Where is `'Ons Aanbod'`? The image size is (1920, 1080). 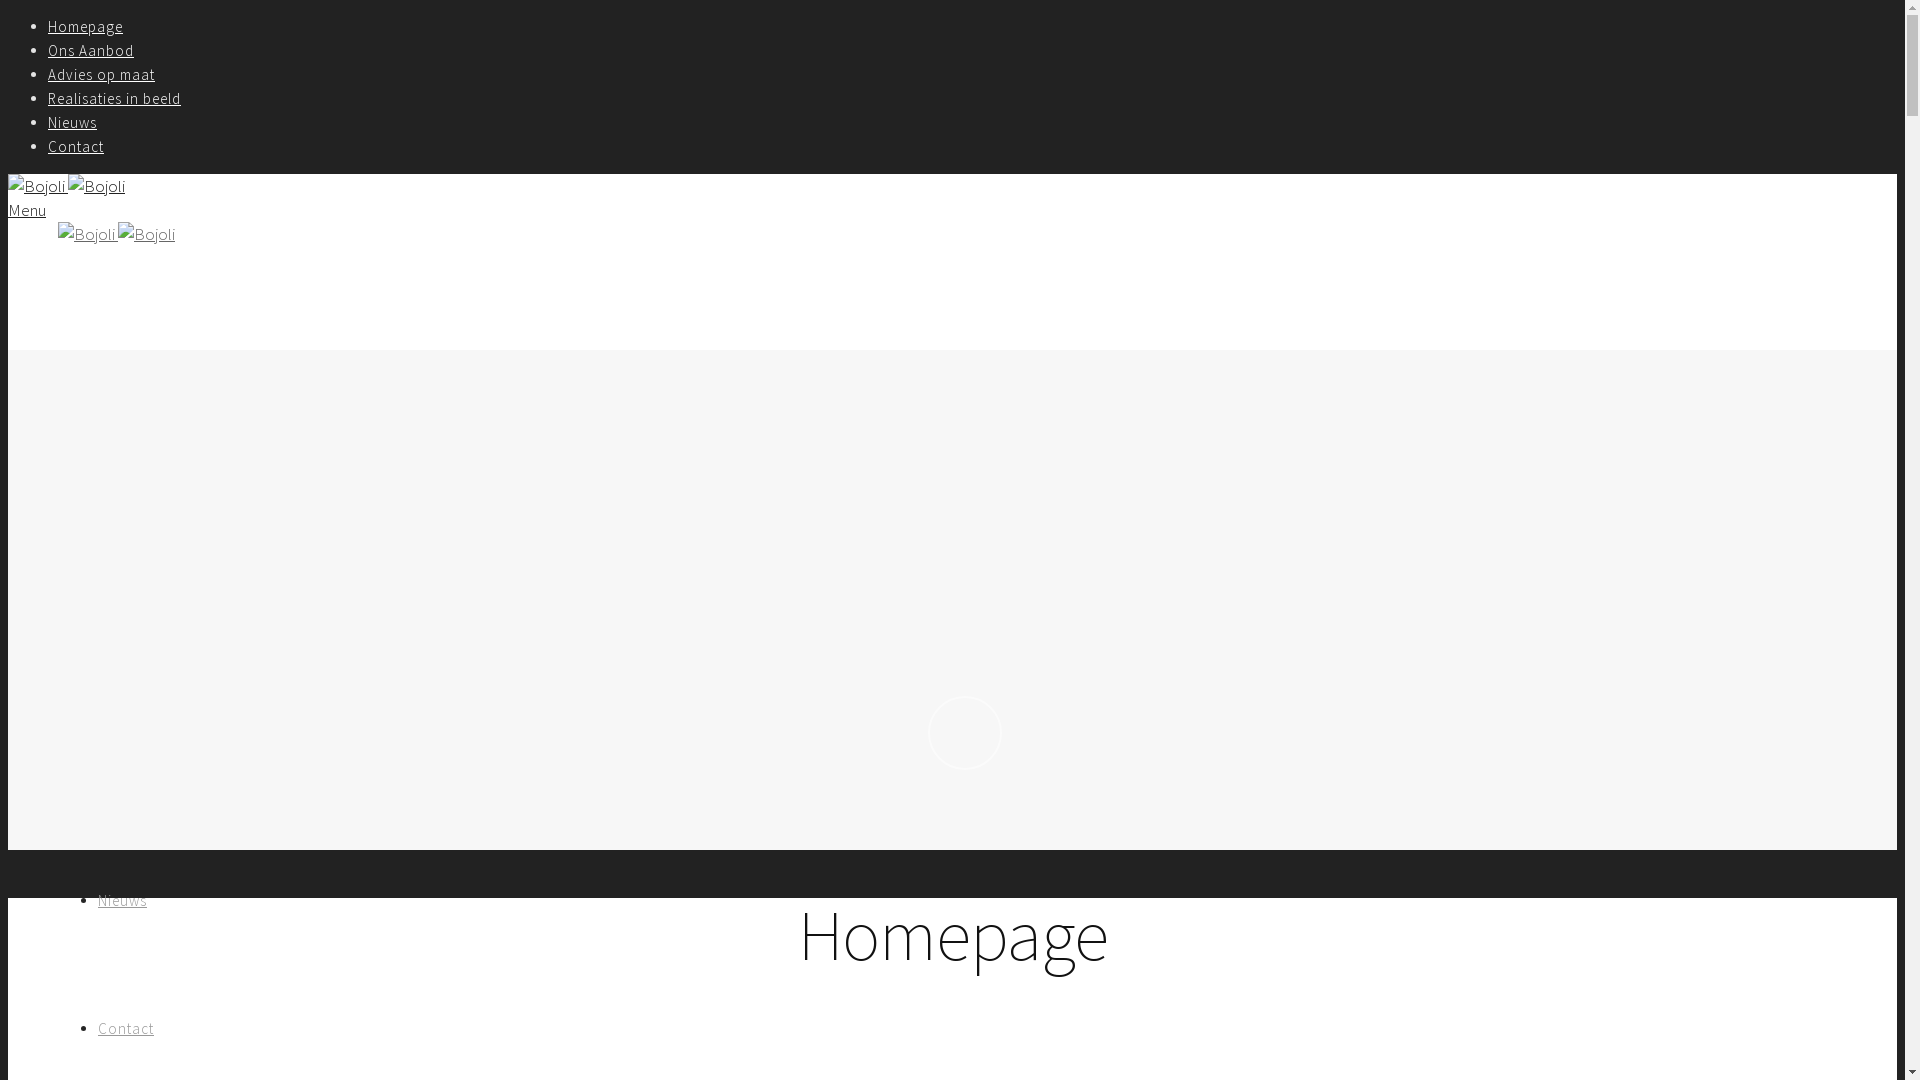
'Ons Aanbod' is located at coordinates (96, 515).